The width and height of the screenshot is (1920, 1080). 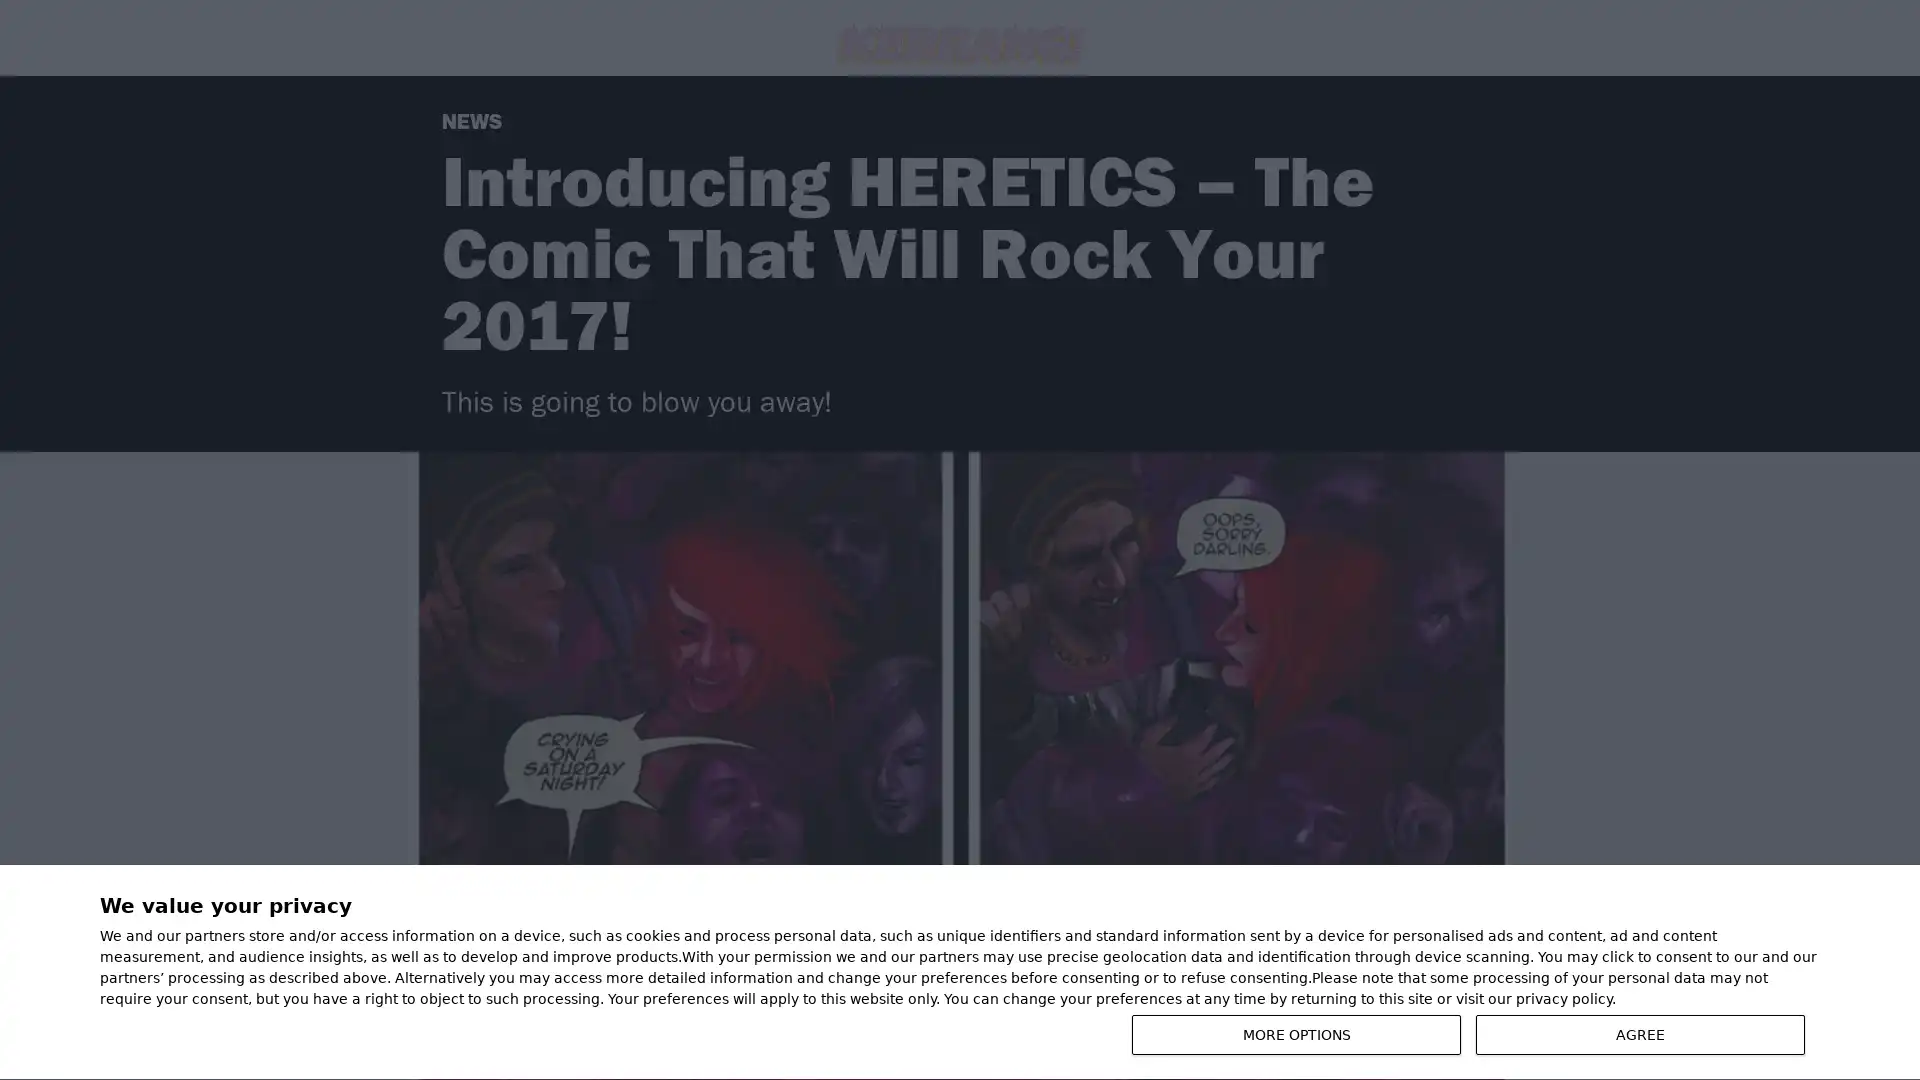 I want to click on MENU, so click(x=1831, y=974).